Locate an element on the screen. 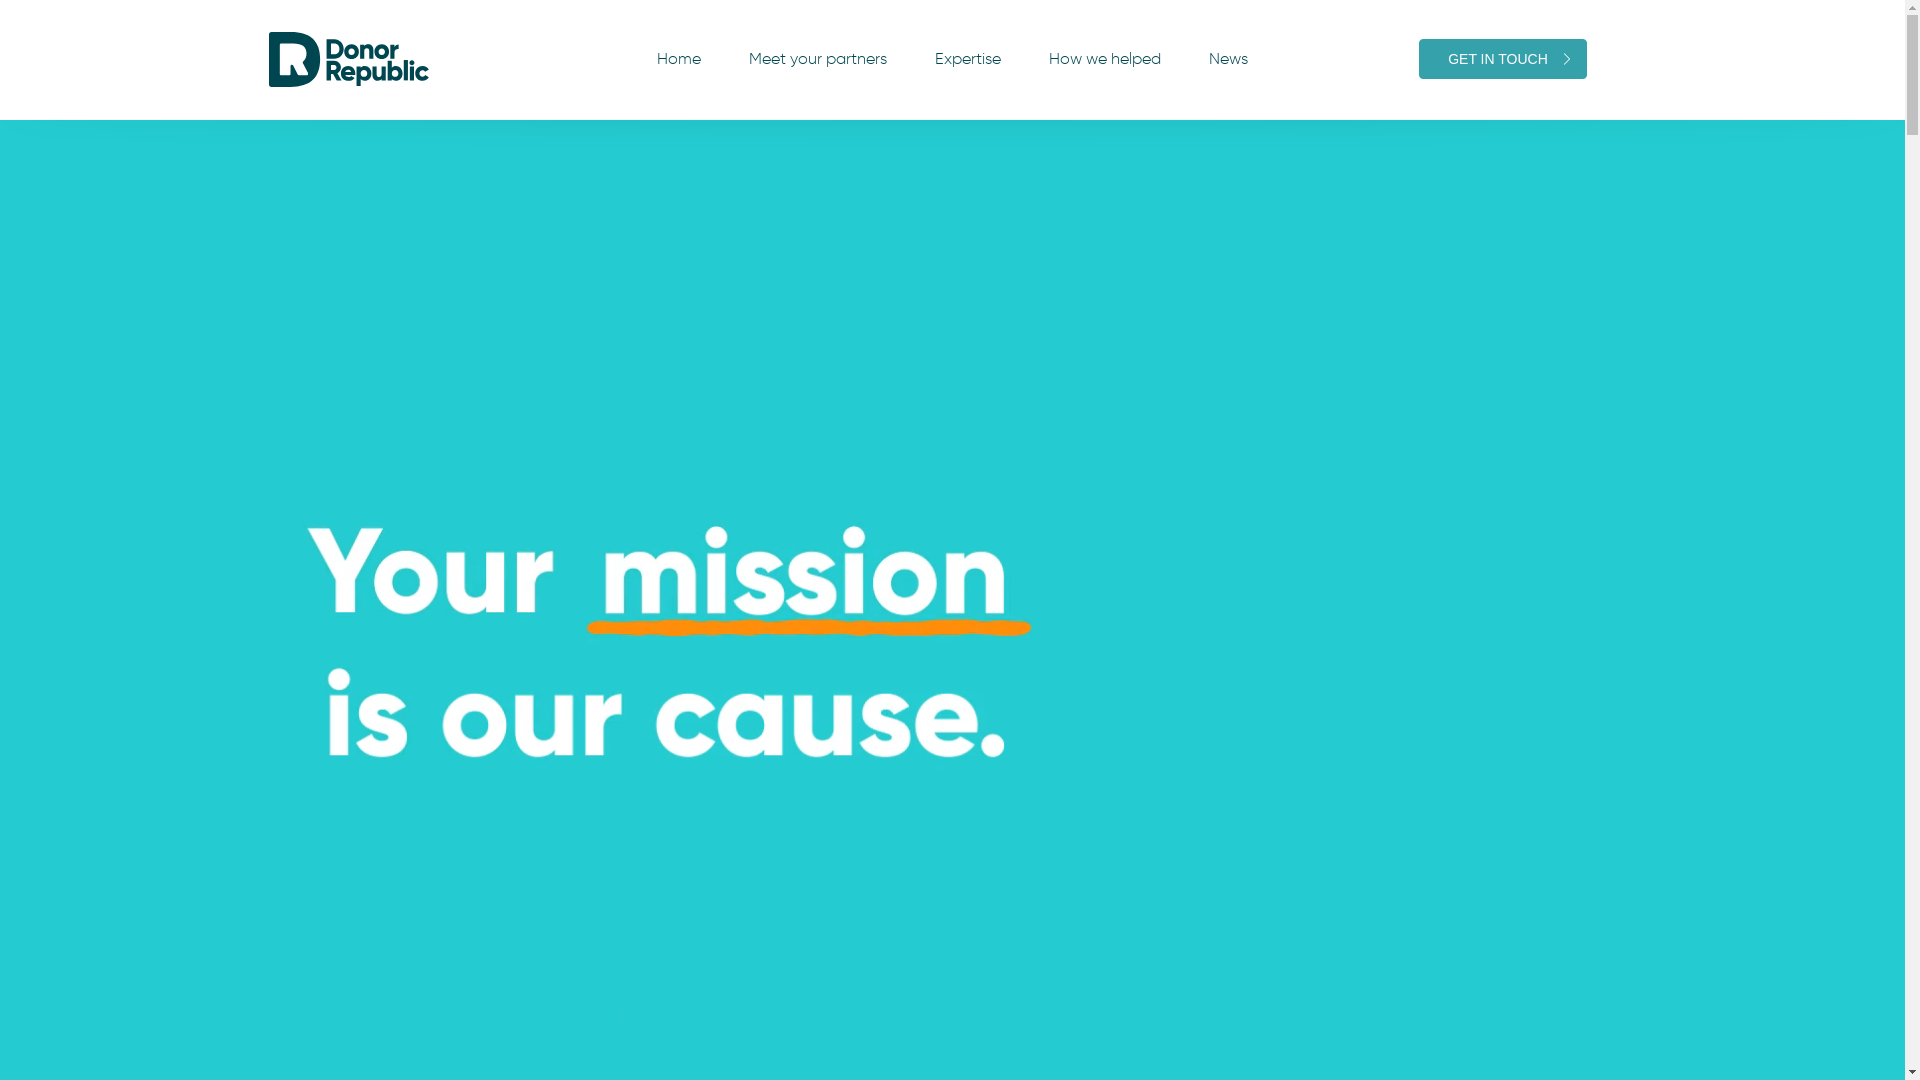 This screenshot has width=1920, height=1080. 'How we helped' is located at coordinates (1032, 57).